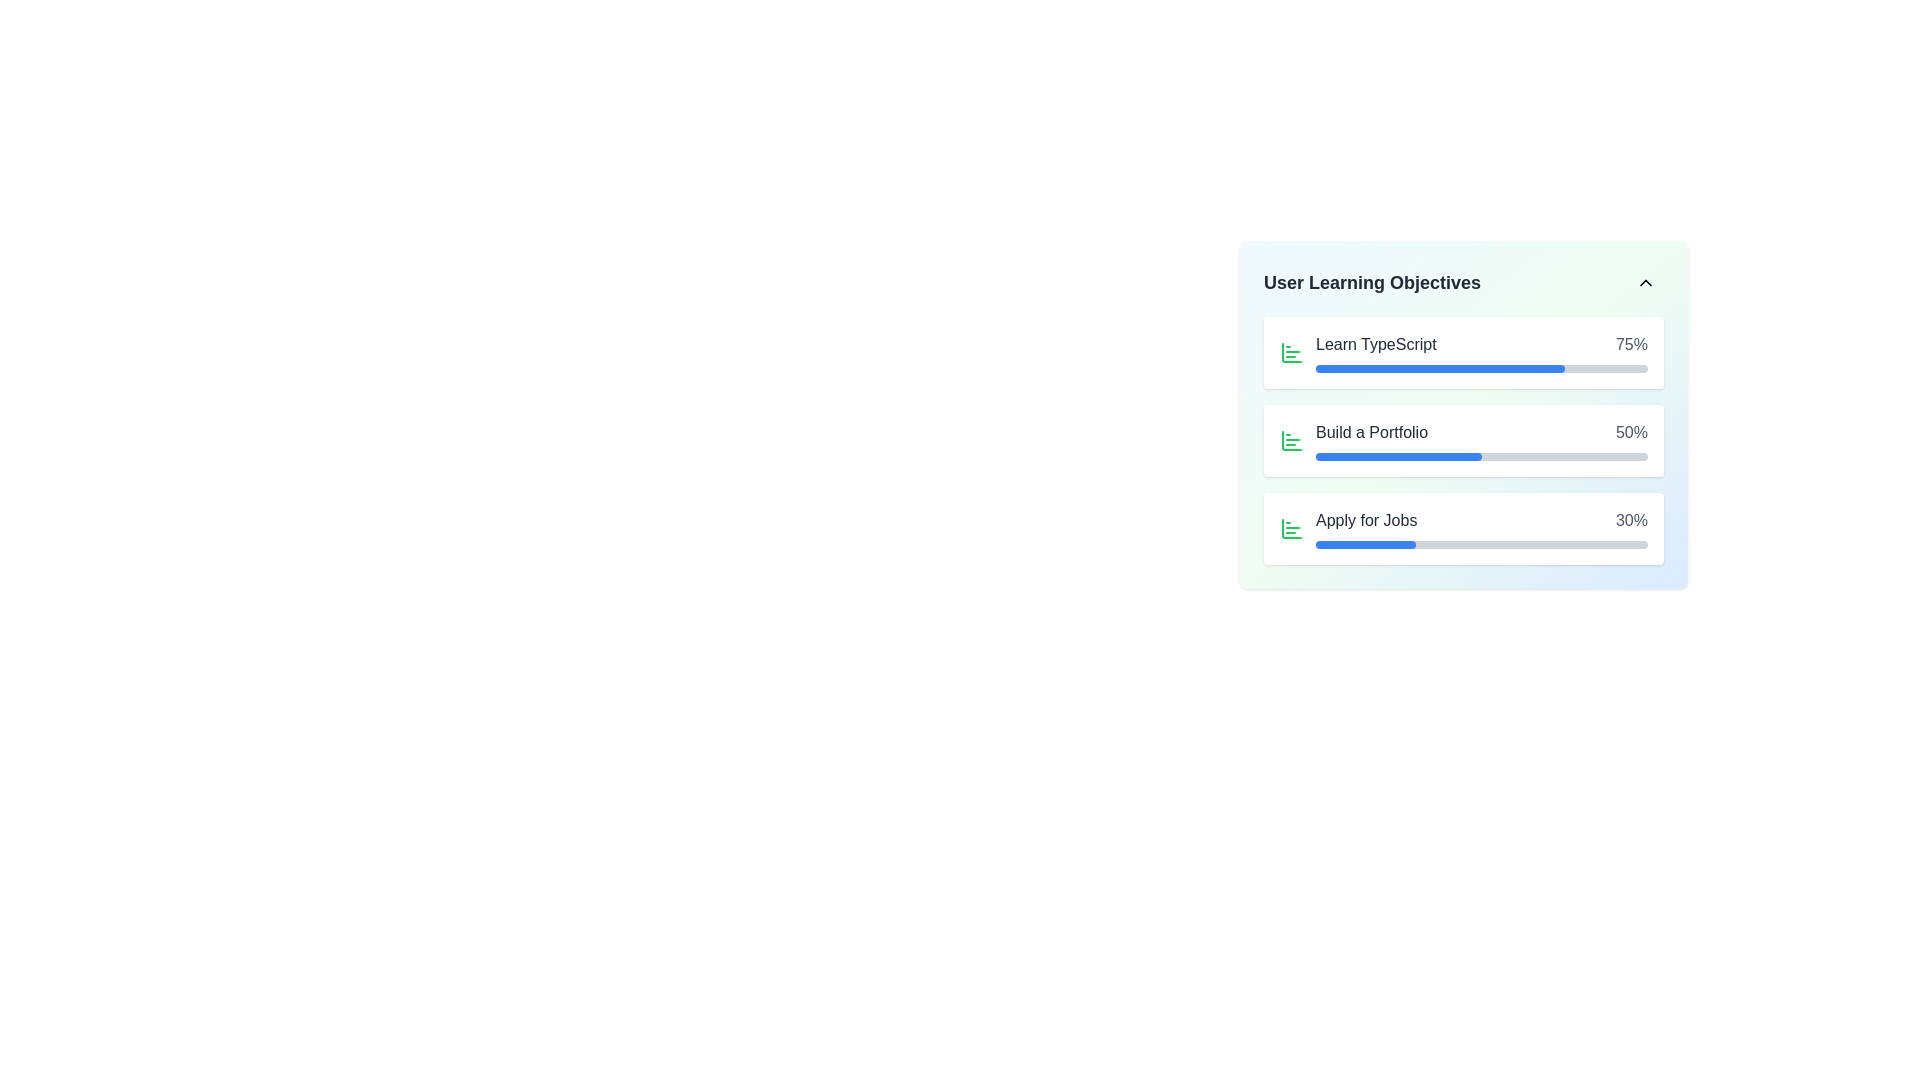 Image resolution: width=1920 pixels, height=1080 pixels. I want to click on the progress bar fill indicator that is styled as a horizontal blue bar with rounded edges, located next to the 'Learn TypeScript' label and the numerical value '75%' under the 'User Learning Objectives' section, so click(1440, 369).